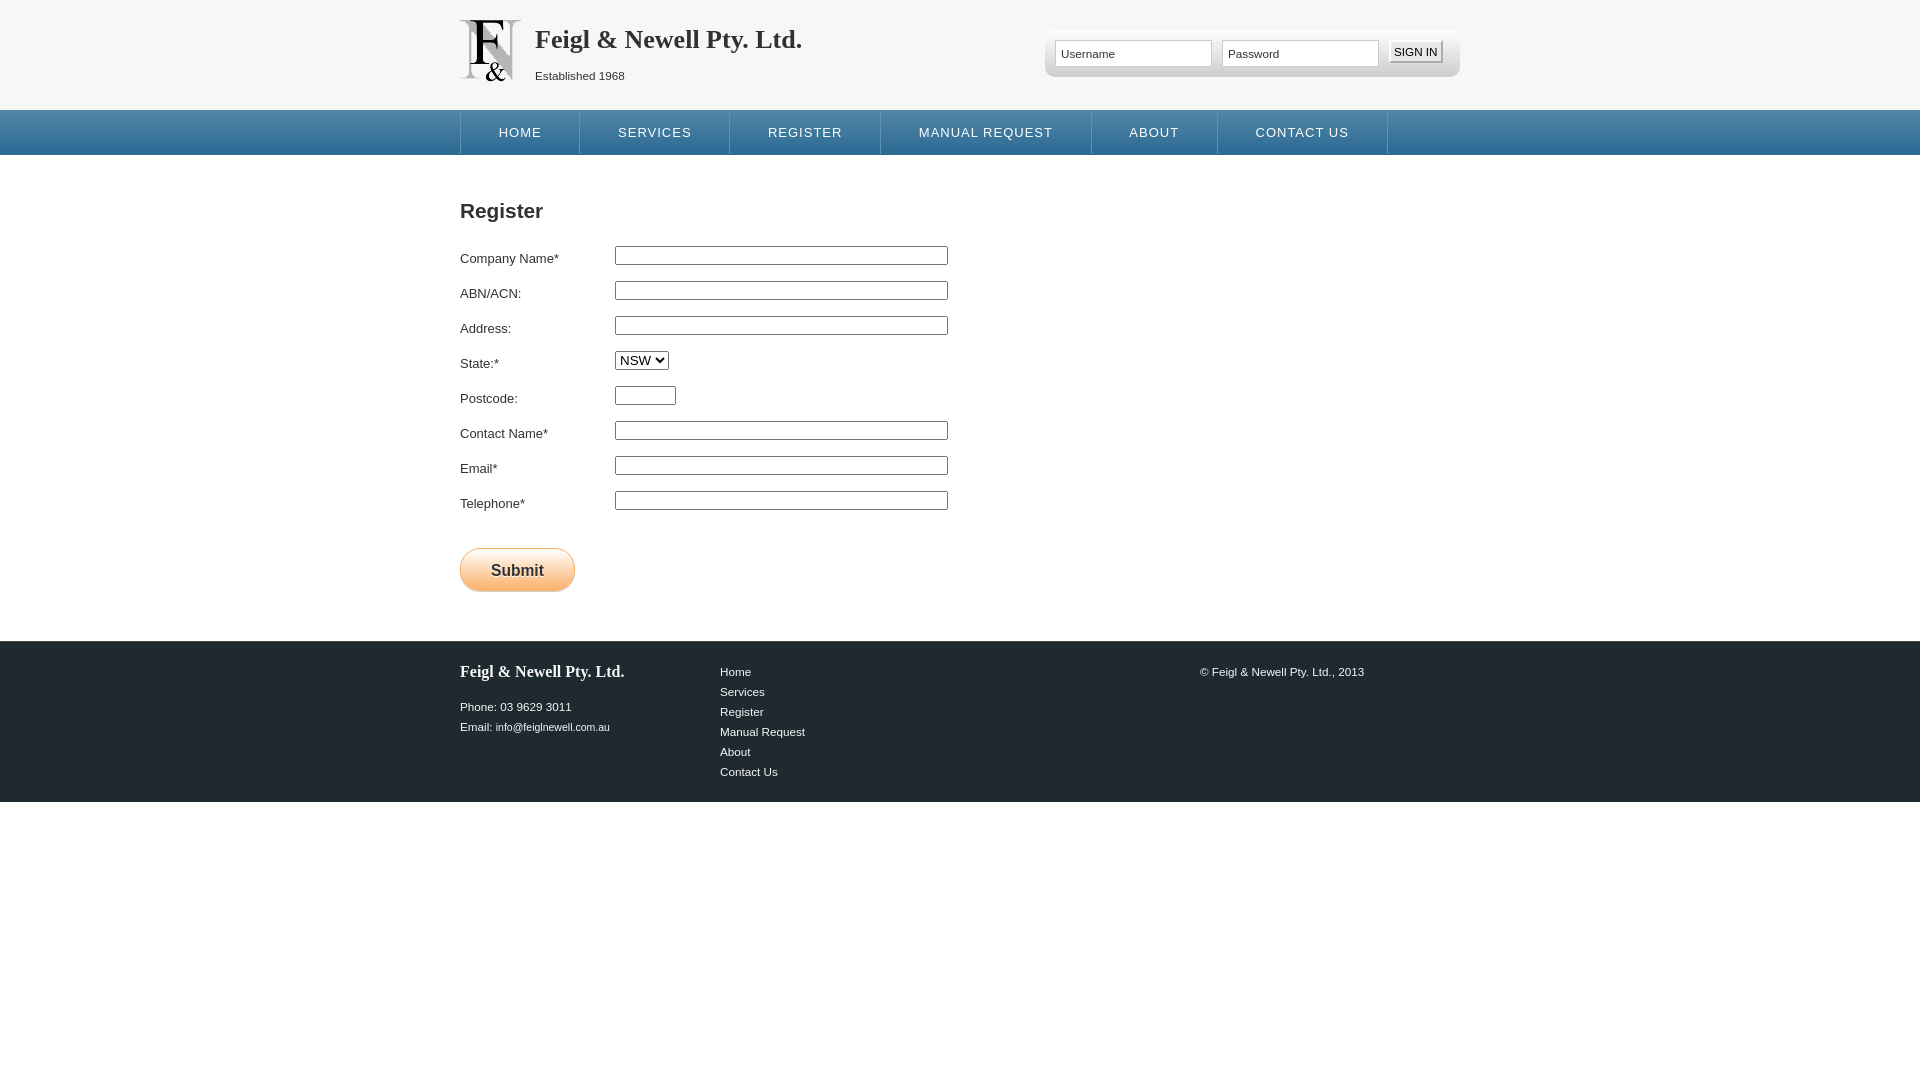  What do you see at coordinates (747, 770) in the screenshot?
I see `'Contact Us'` at bounding box center [747, 770].